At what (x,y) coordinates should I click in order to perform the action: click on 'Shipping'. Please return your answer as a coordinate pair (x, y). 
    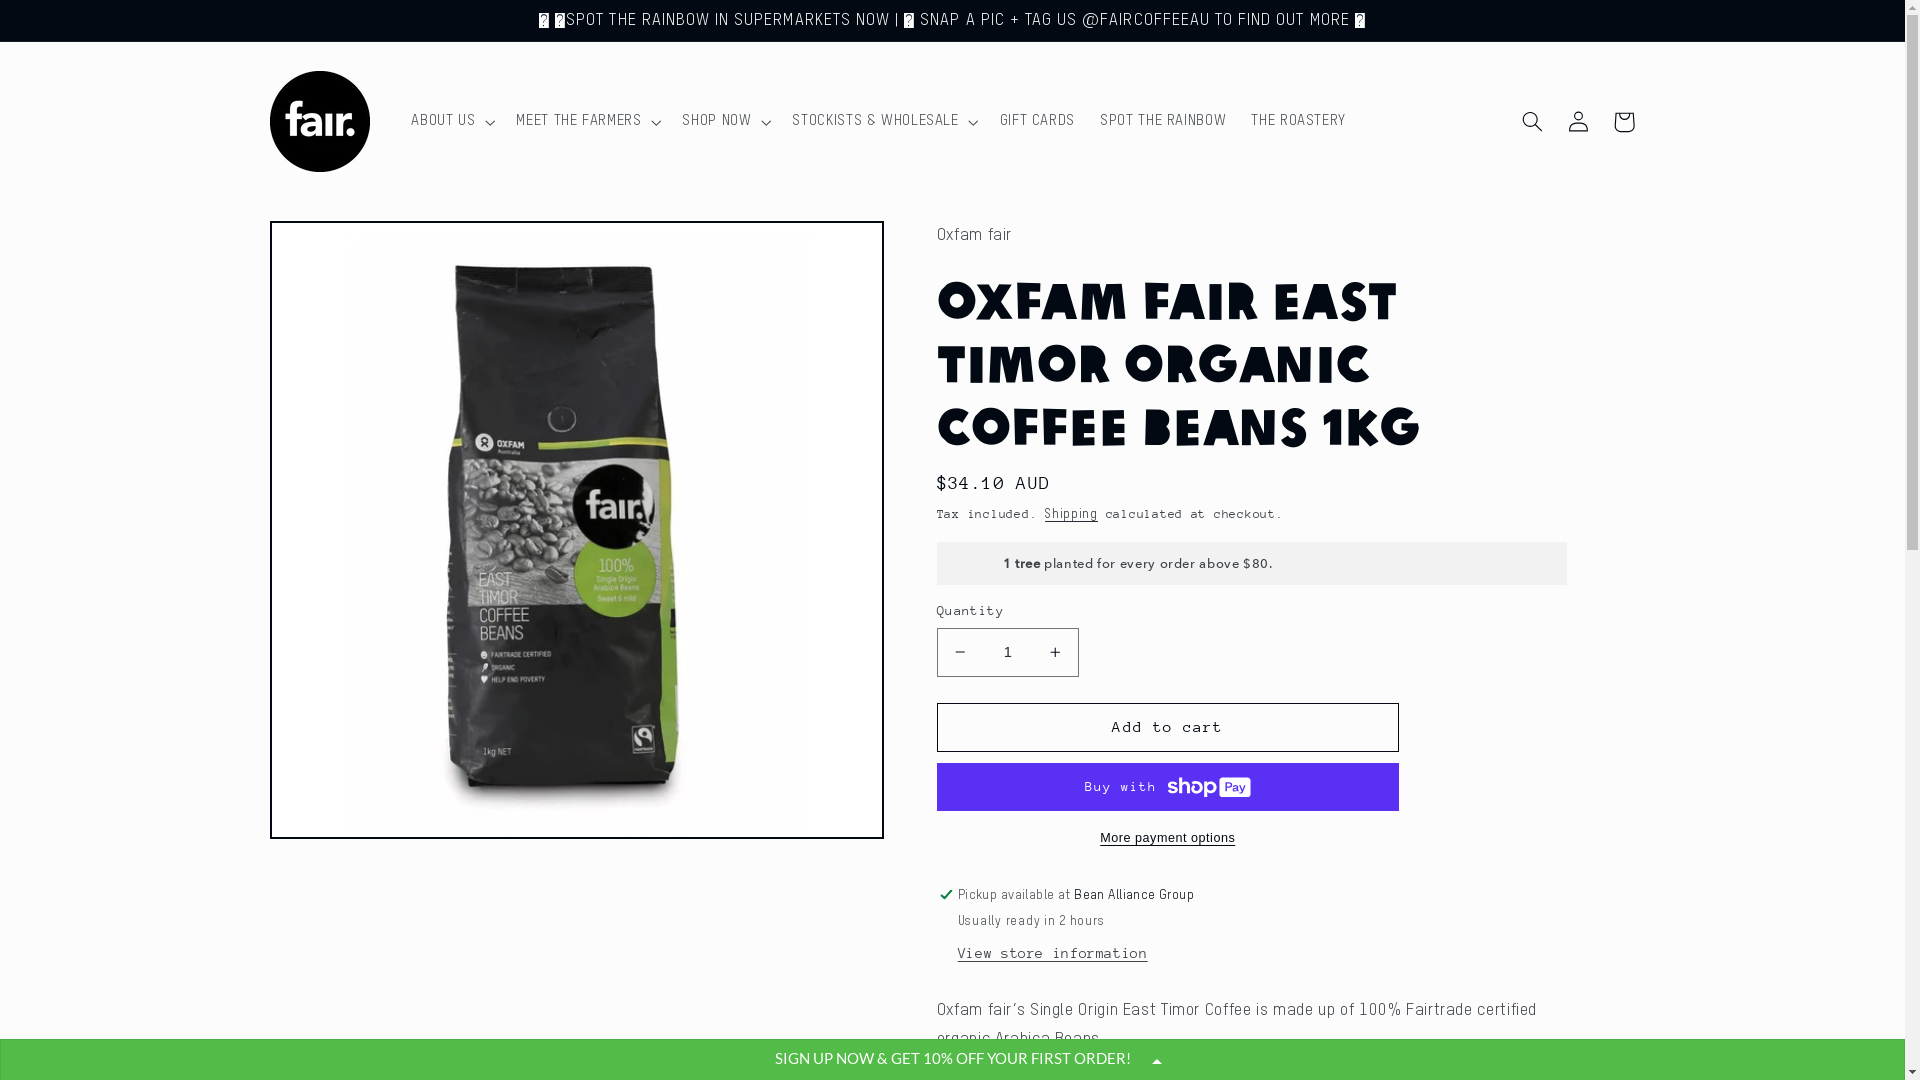
    Looking at the image, I should click on (1070, 513).